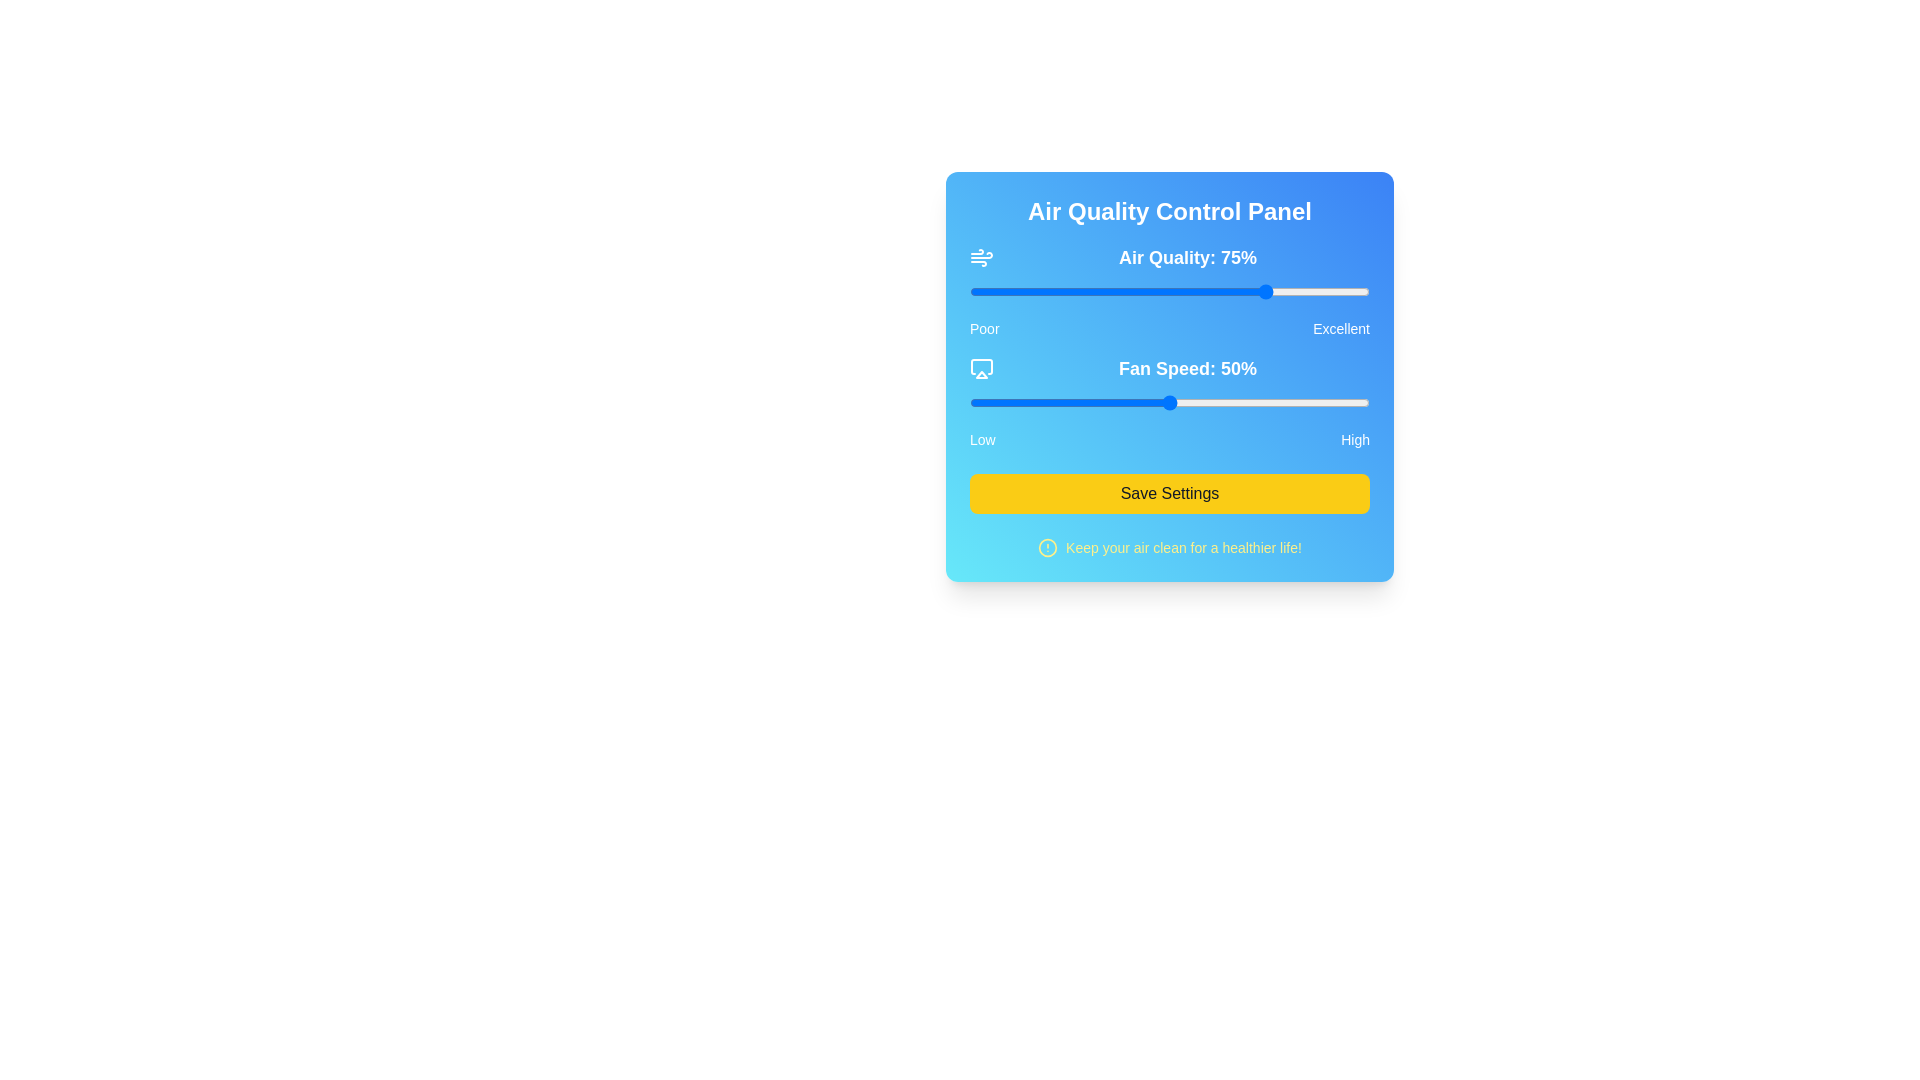  What do you see at coordinates (1184, 547) in the screenshot?
I see `text label that says 'Keep your air clean for a healthier life!', which is styled with yellow font color and positioned on a blue background, located at the bottom of a rectangular UI panel` at bounding box center [1184, 547].